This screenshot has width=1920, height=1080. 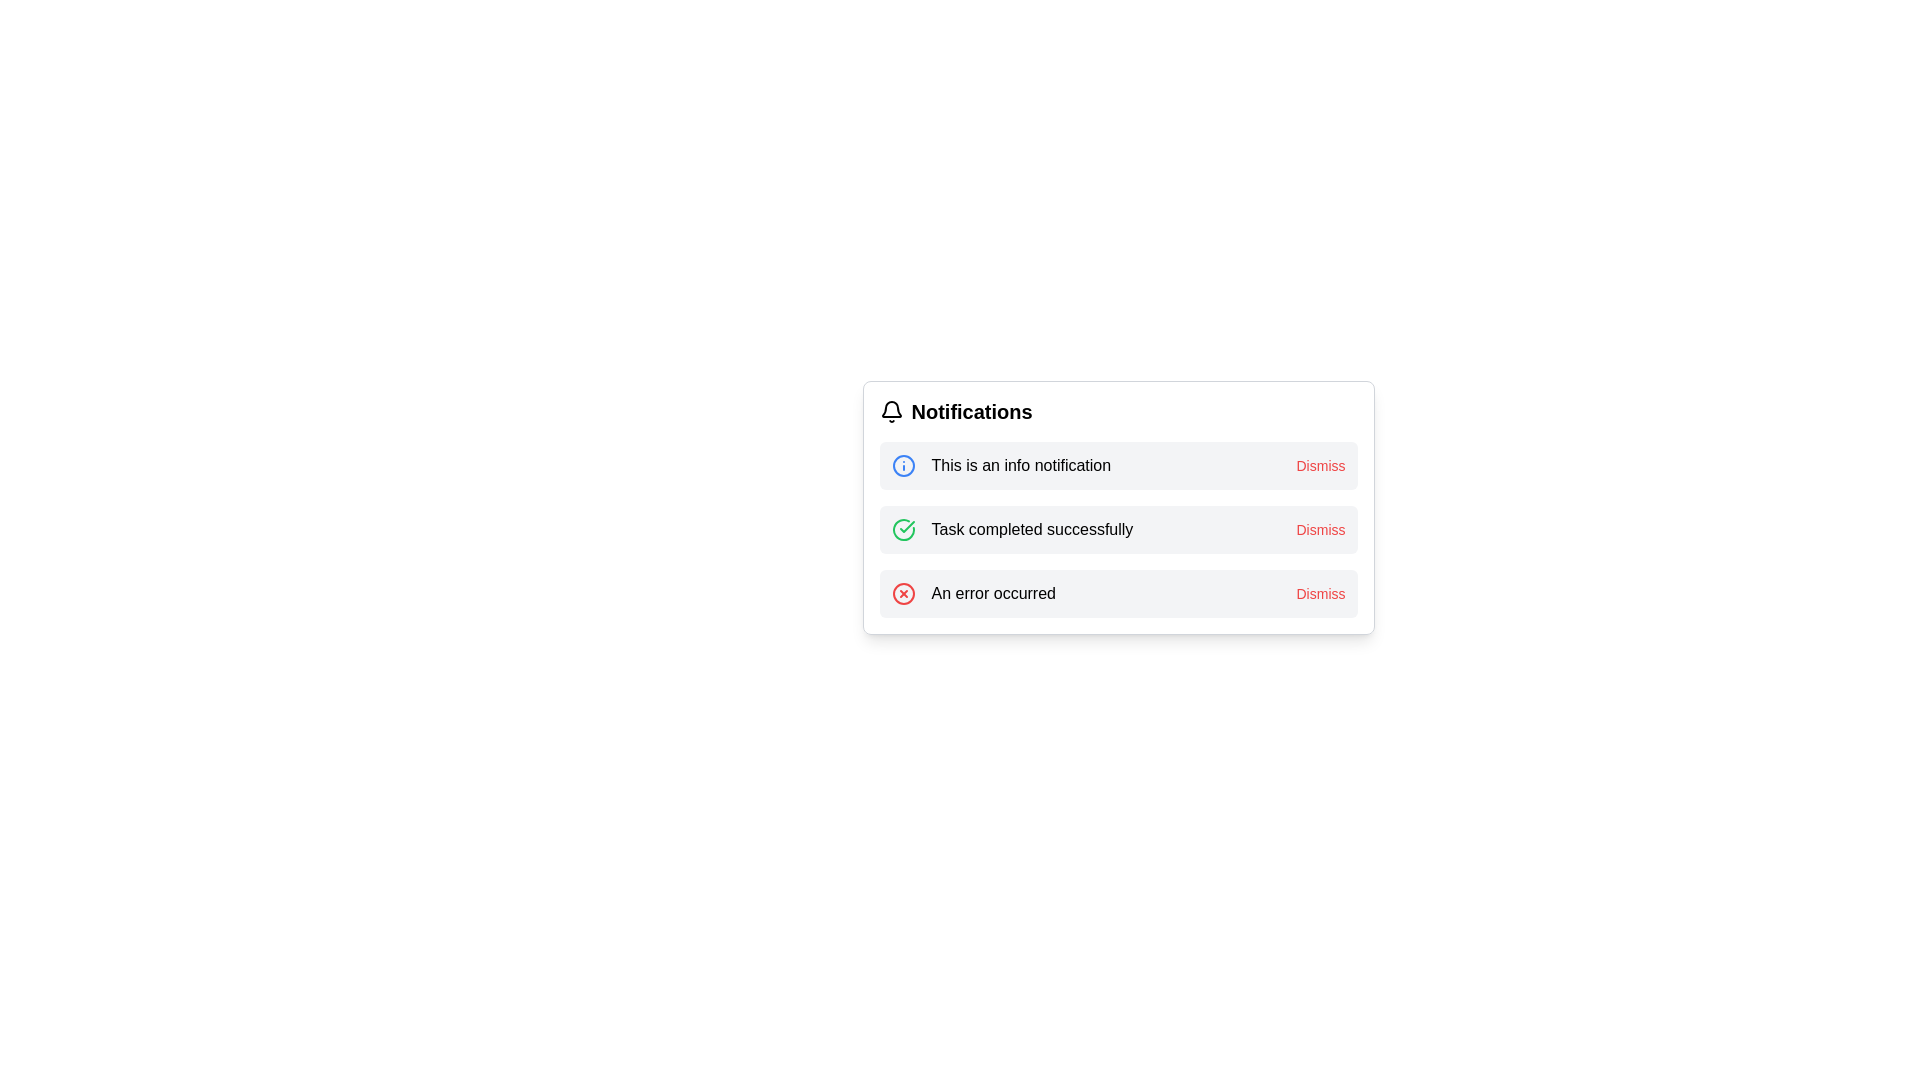 What do you see at coordinates (1320, 593) in the screenshot?
I see `the dismiss link styled as a text-based button located at the right side of the notification bar containing the text 'An error occurred'` at bounding box center [1320, 593].